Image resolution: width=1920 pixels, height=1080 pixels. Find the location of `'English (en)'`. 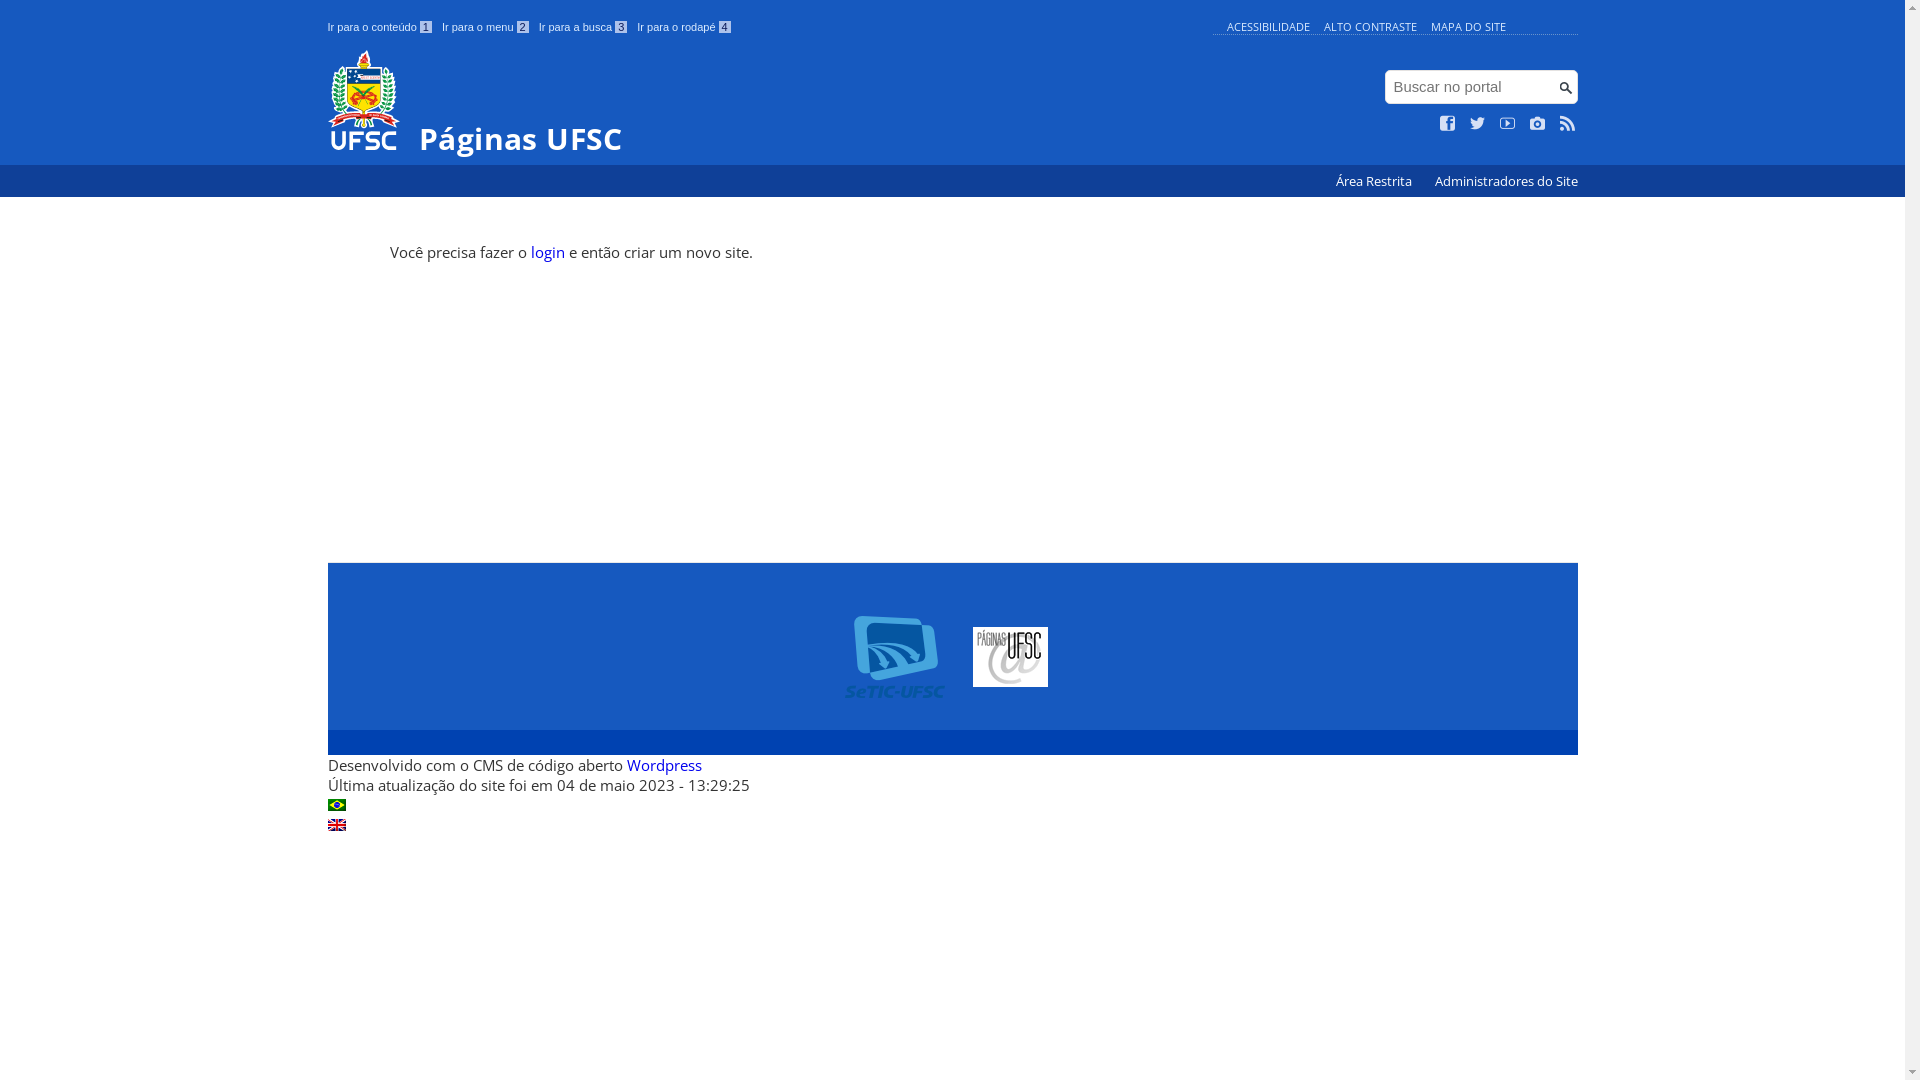

'English (en)' is located at coordinates (336, 825).